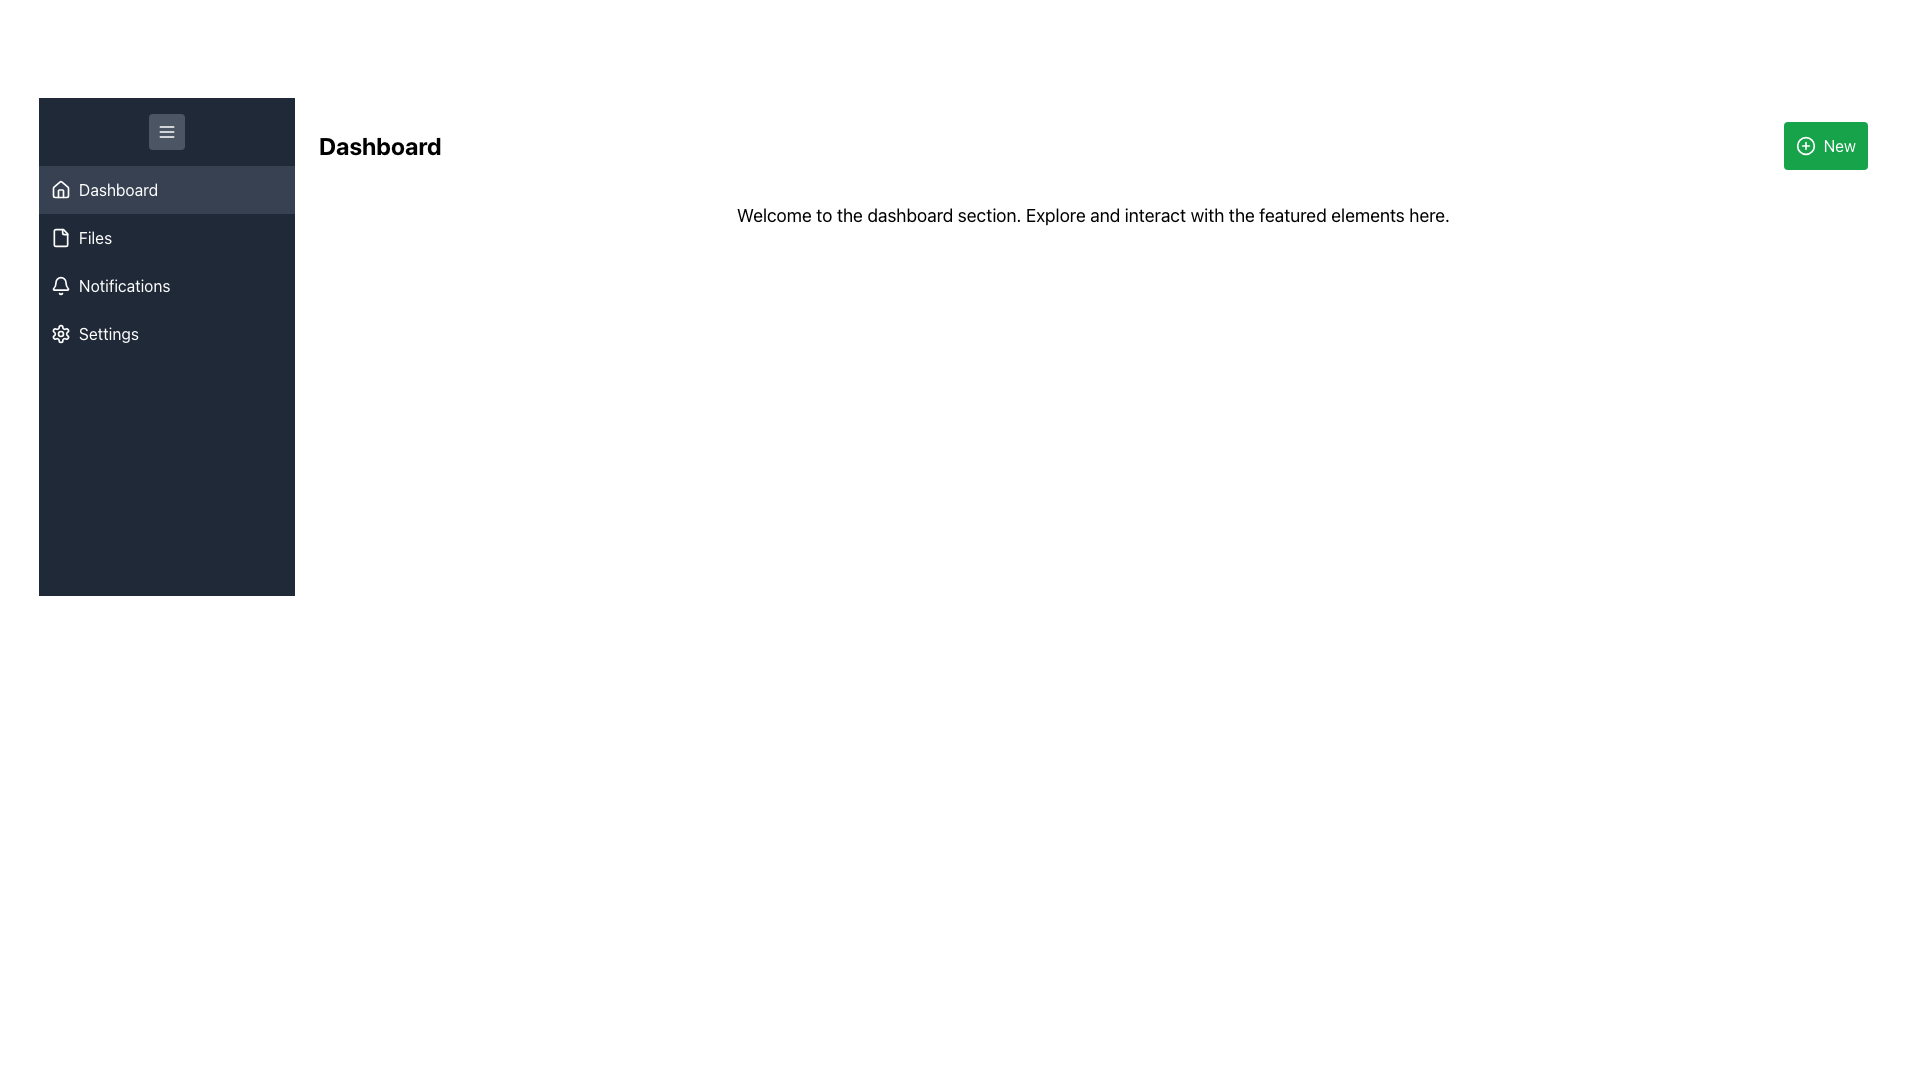 This screenshot has width=1920, height=1080. I want to click on the visual design of the bell-shaped icon located at the start of the 'Notifications' row in the vertical navigation menu, so click(61, 285).